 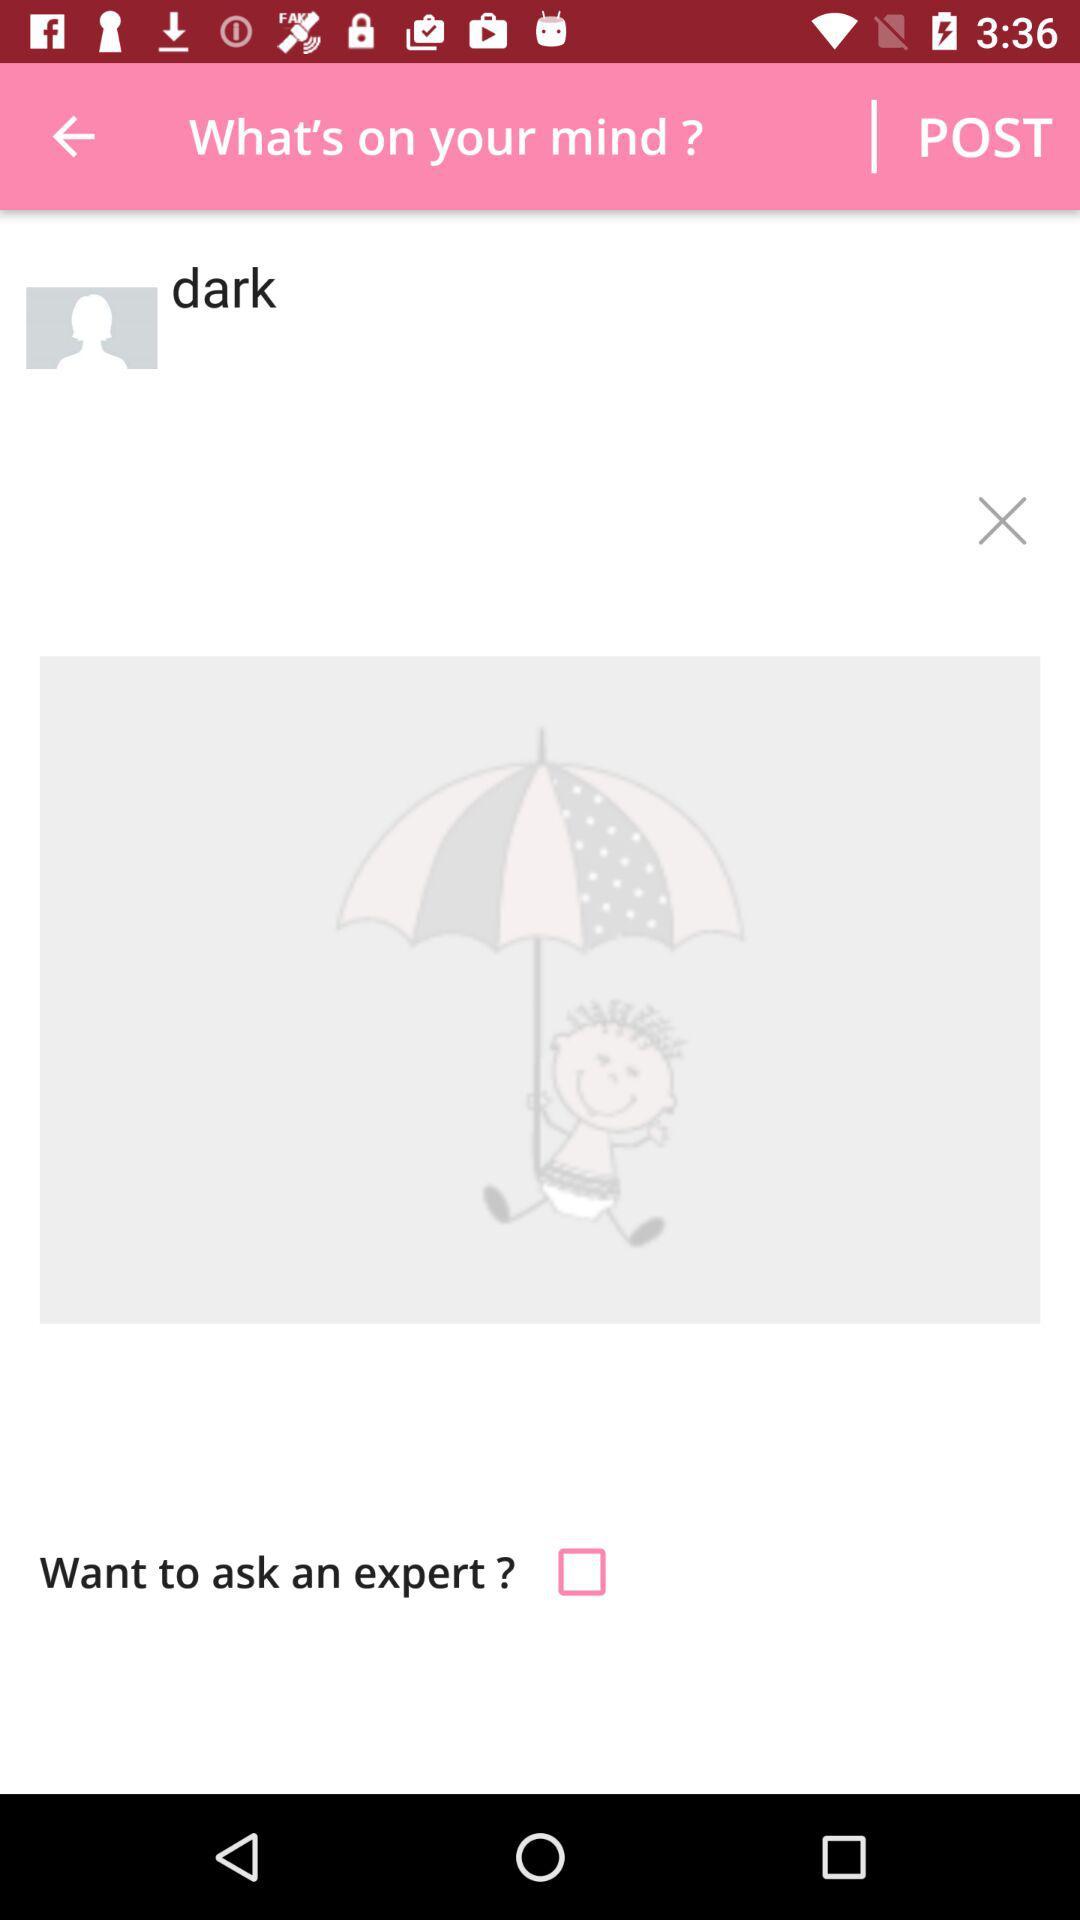 I want to click on dark icon, so click(x=598, y=349).